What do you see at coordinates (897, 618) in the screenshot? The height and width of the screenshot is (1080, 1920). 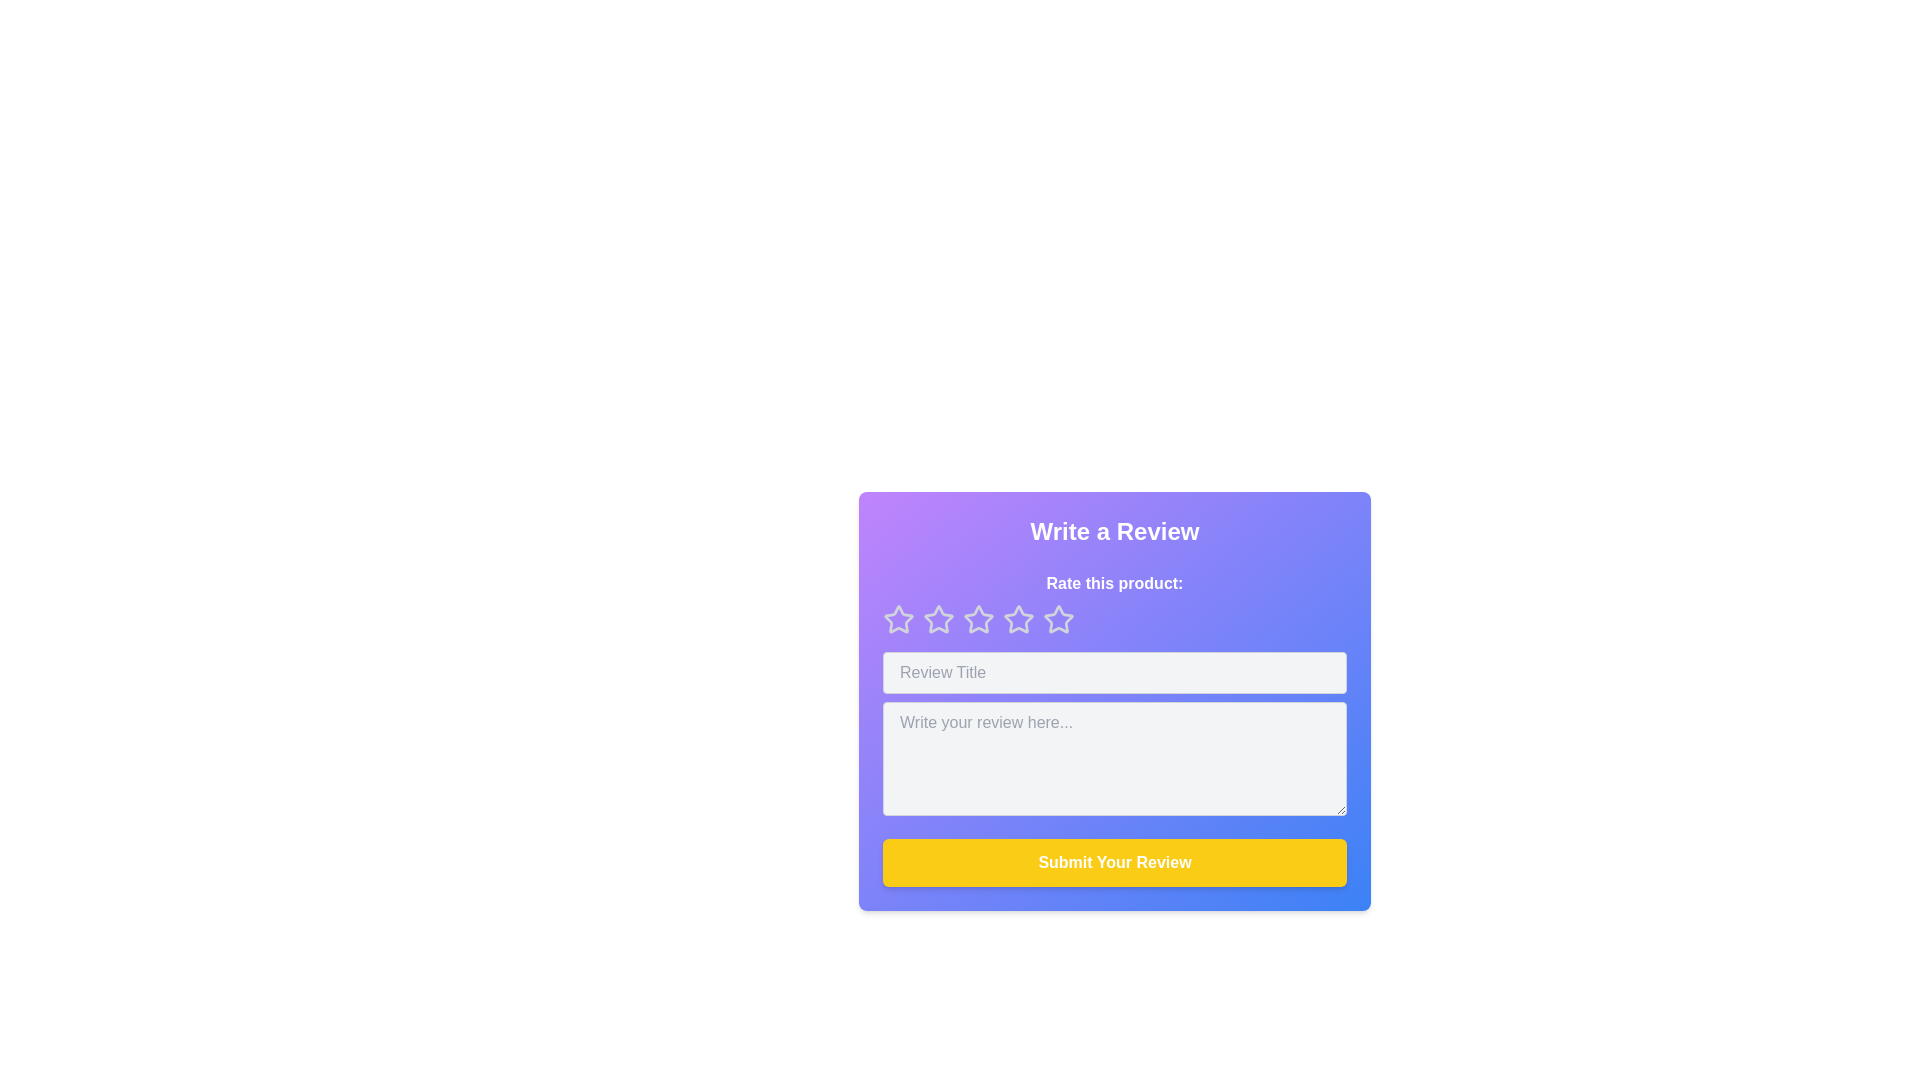 I see `the first star rating element in the interactive review section` at bounding box center [897, 618].